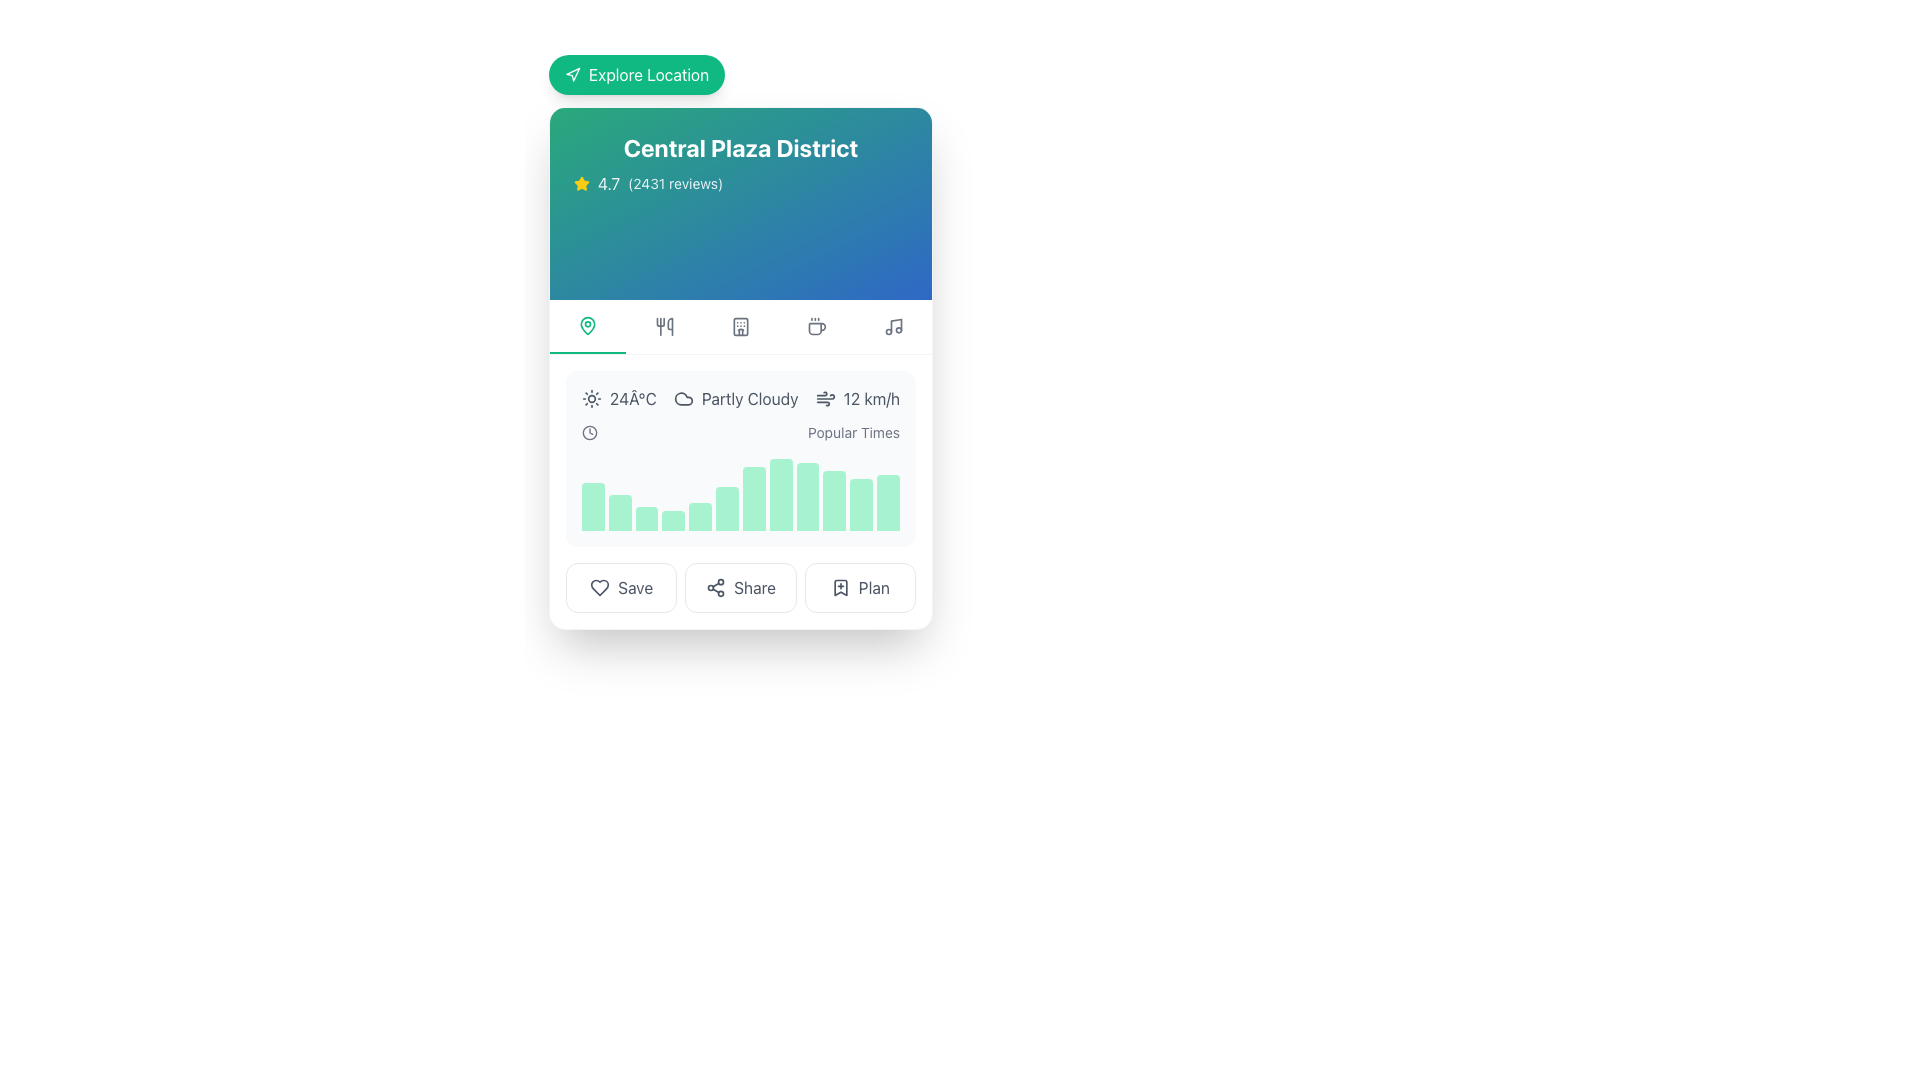  Describe the element at coordinates (634, 586) in the screenshot. I see `the 'Save' button located in the lower section of the central content area, situated between a heart icon on the left and a 'Share' button on the right, to initiate the save action` at that location.